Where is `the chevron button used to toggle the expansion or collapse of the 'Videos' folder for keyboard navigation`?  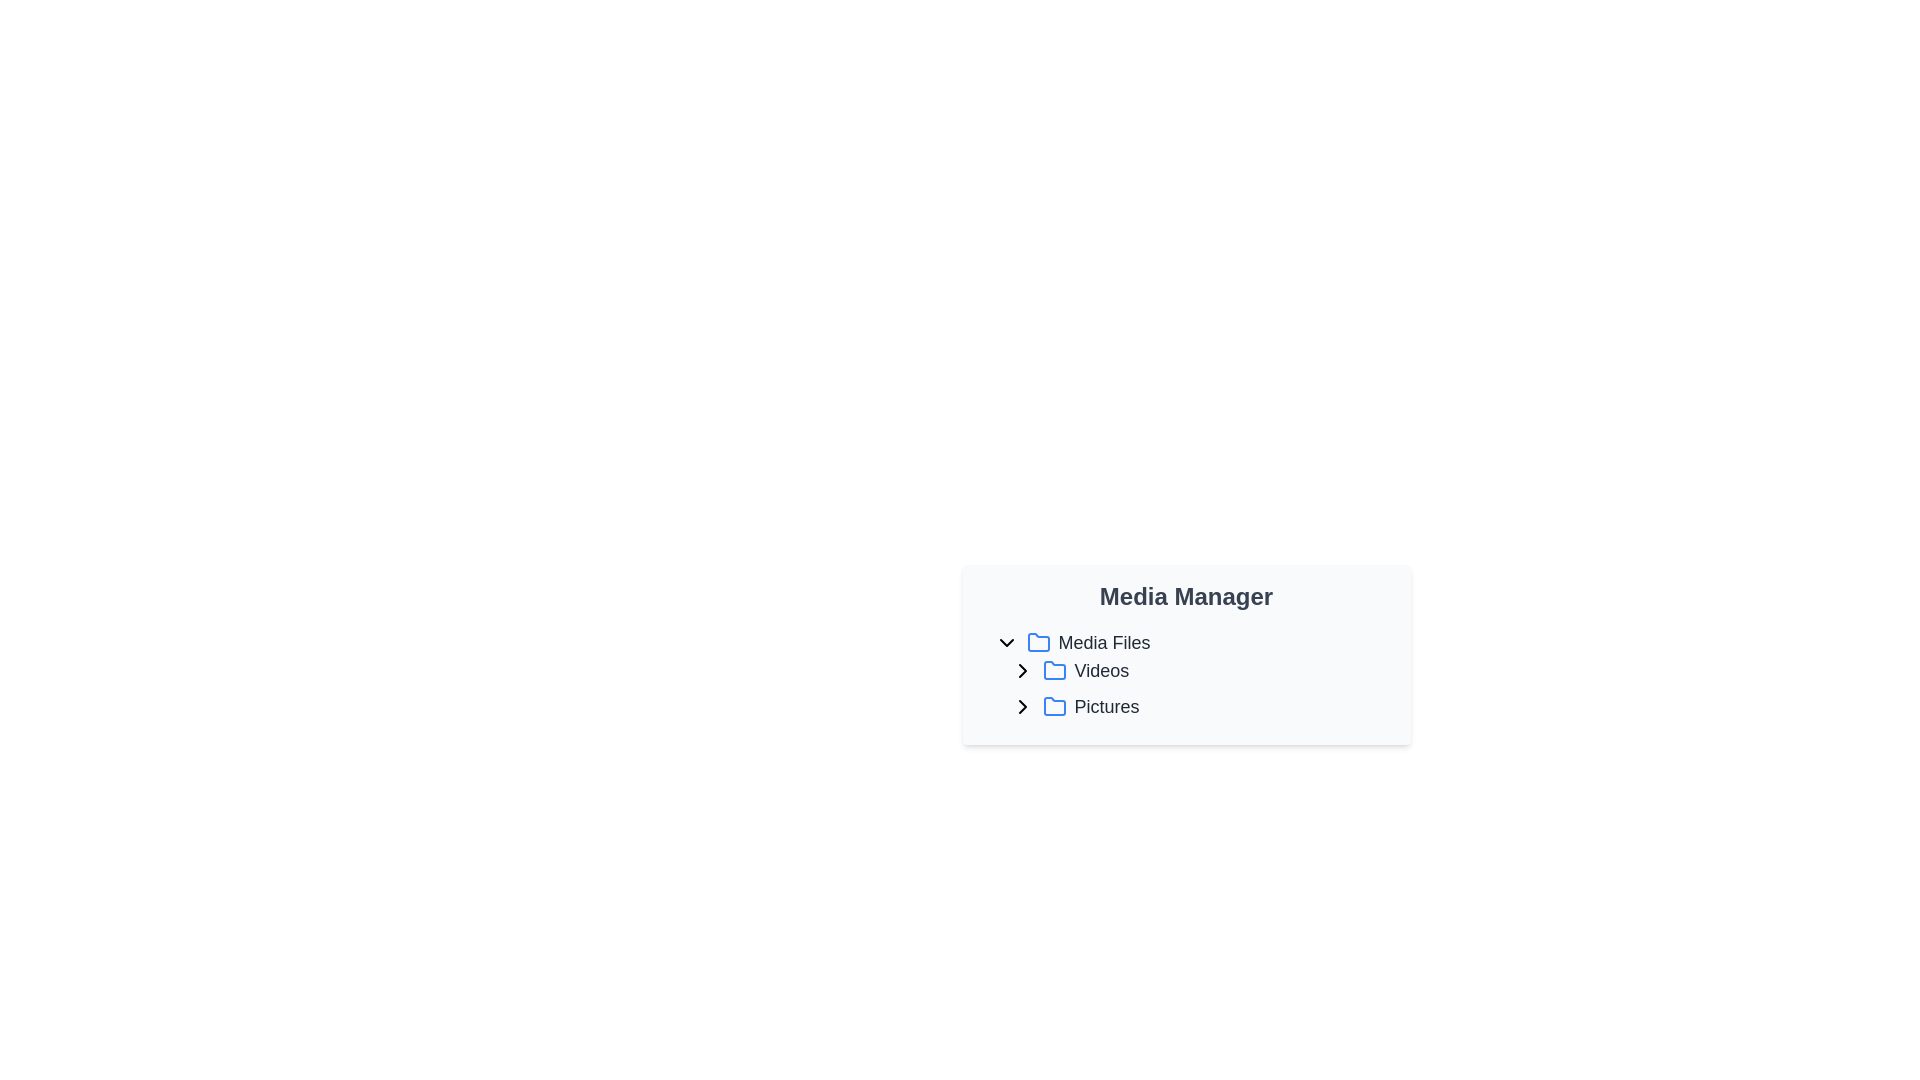
the chevron button used to toggle the expansion or collapse of the 'Videos' folder for keyboard navigation is located at coordinates (1022, 671).